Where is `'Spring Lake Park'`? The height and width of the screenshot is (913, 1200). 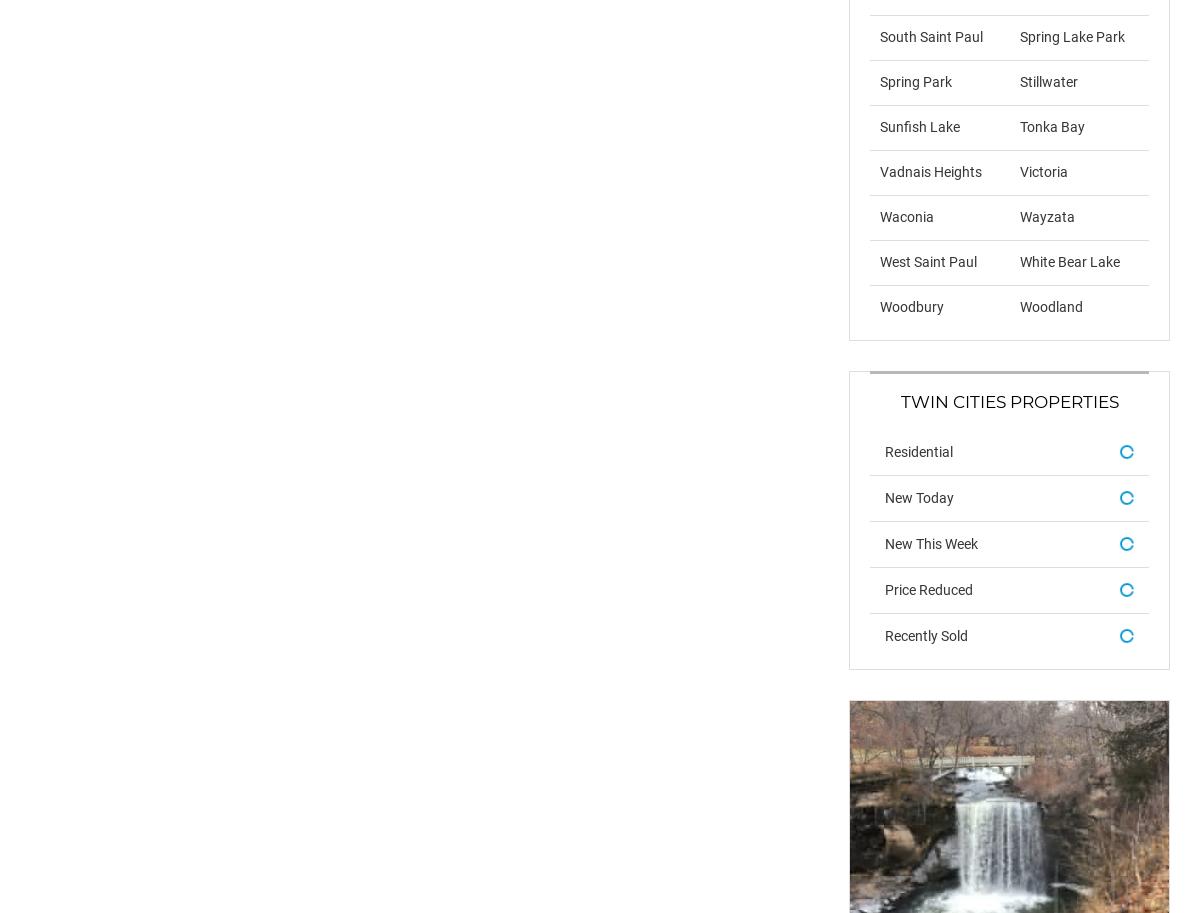
'Spring Lake Park' is located at coordinates (1019, 36).